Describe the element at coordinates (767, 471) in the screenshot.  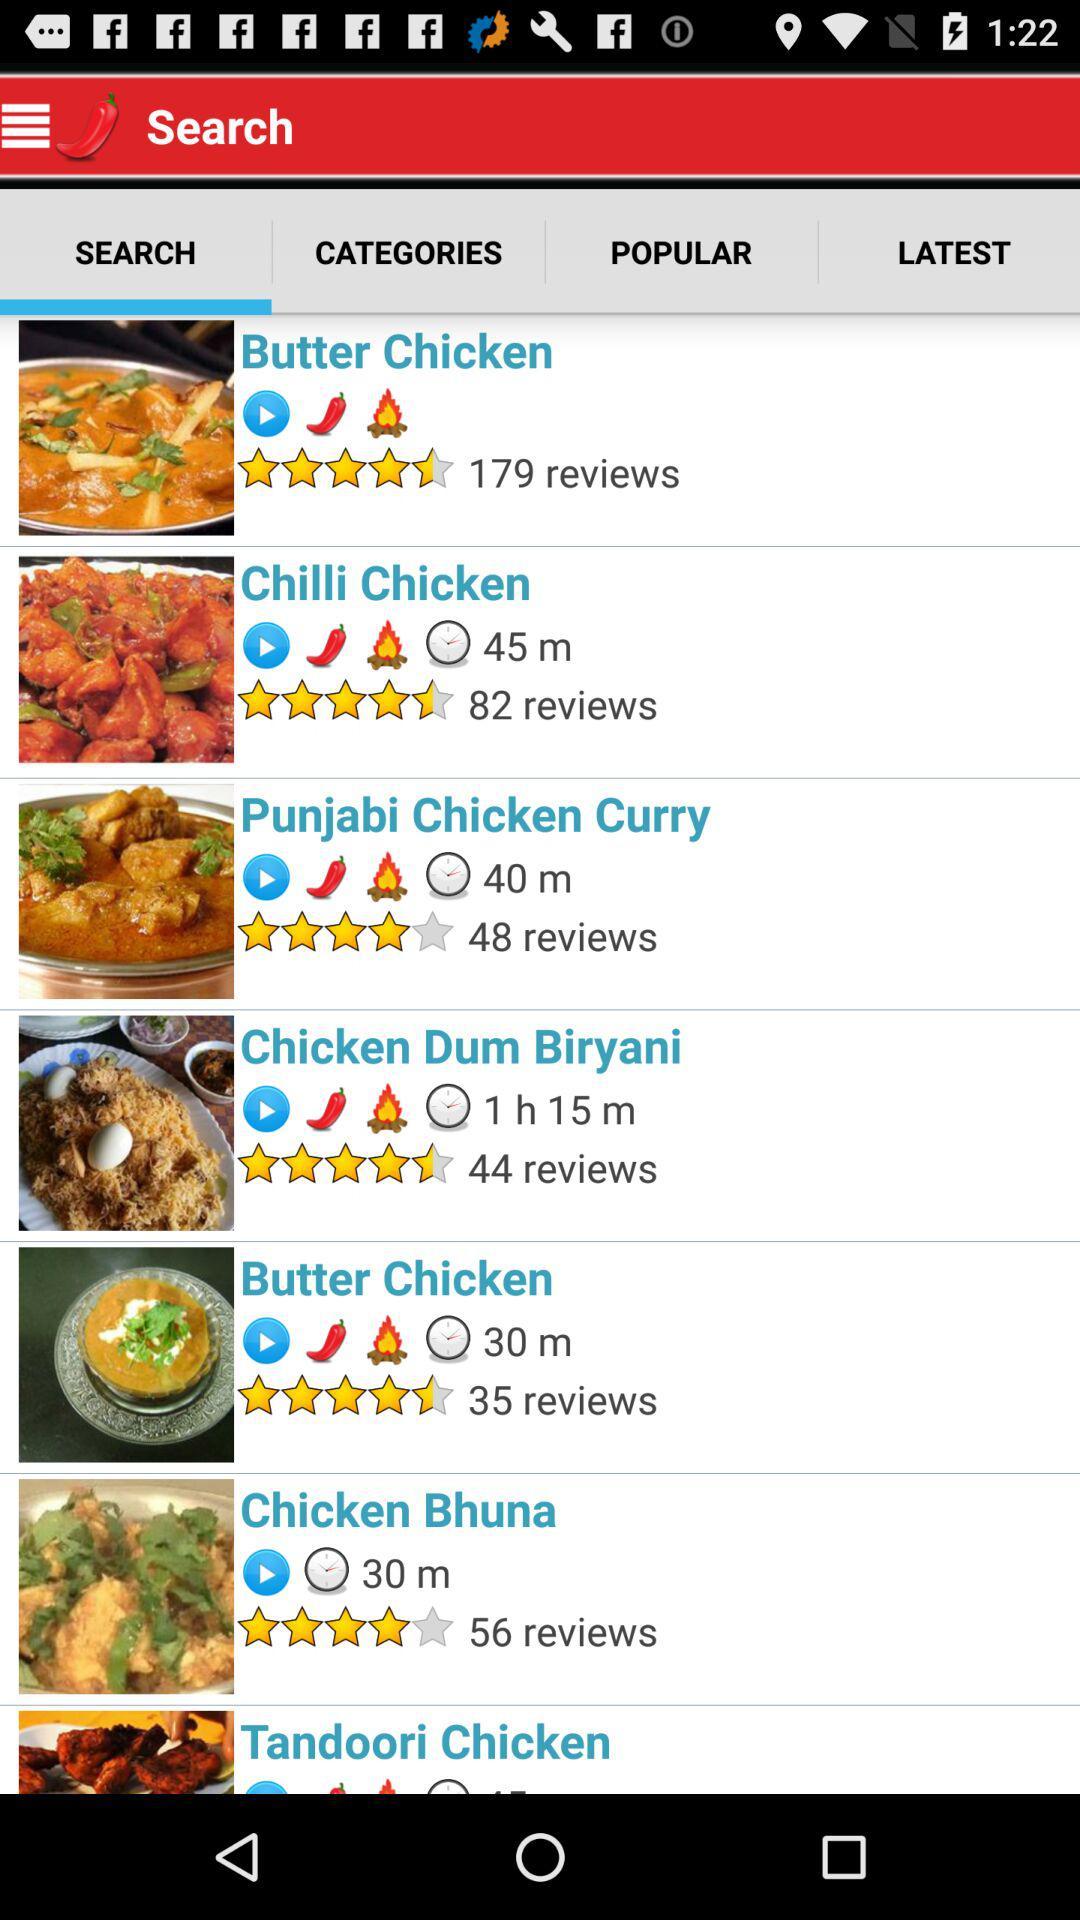
I see `icon below butter chicken item` at that location.